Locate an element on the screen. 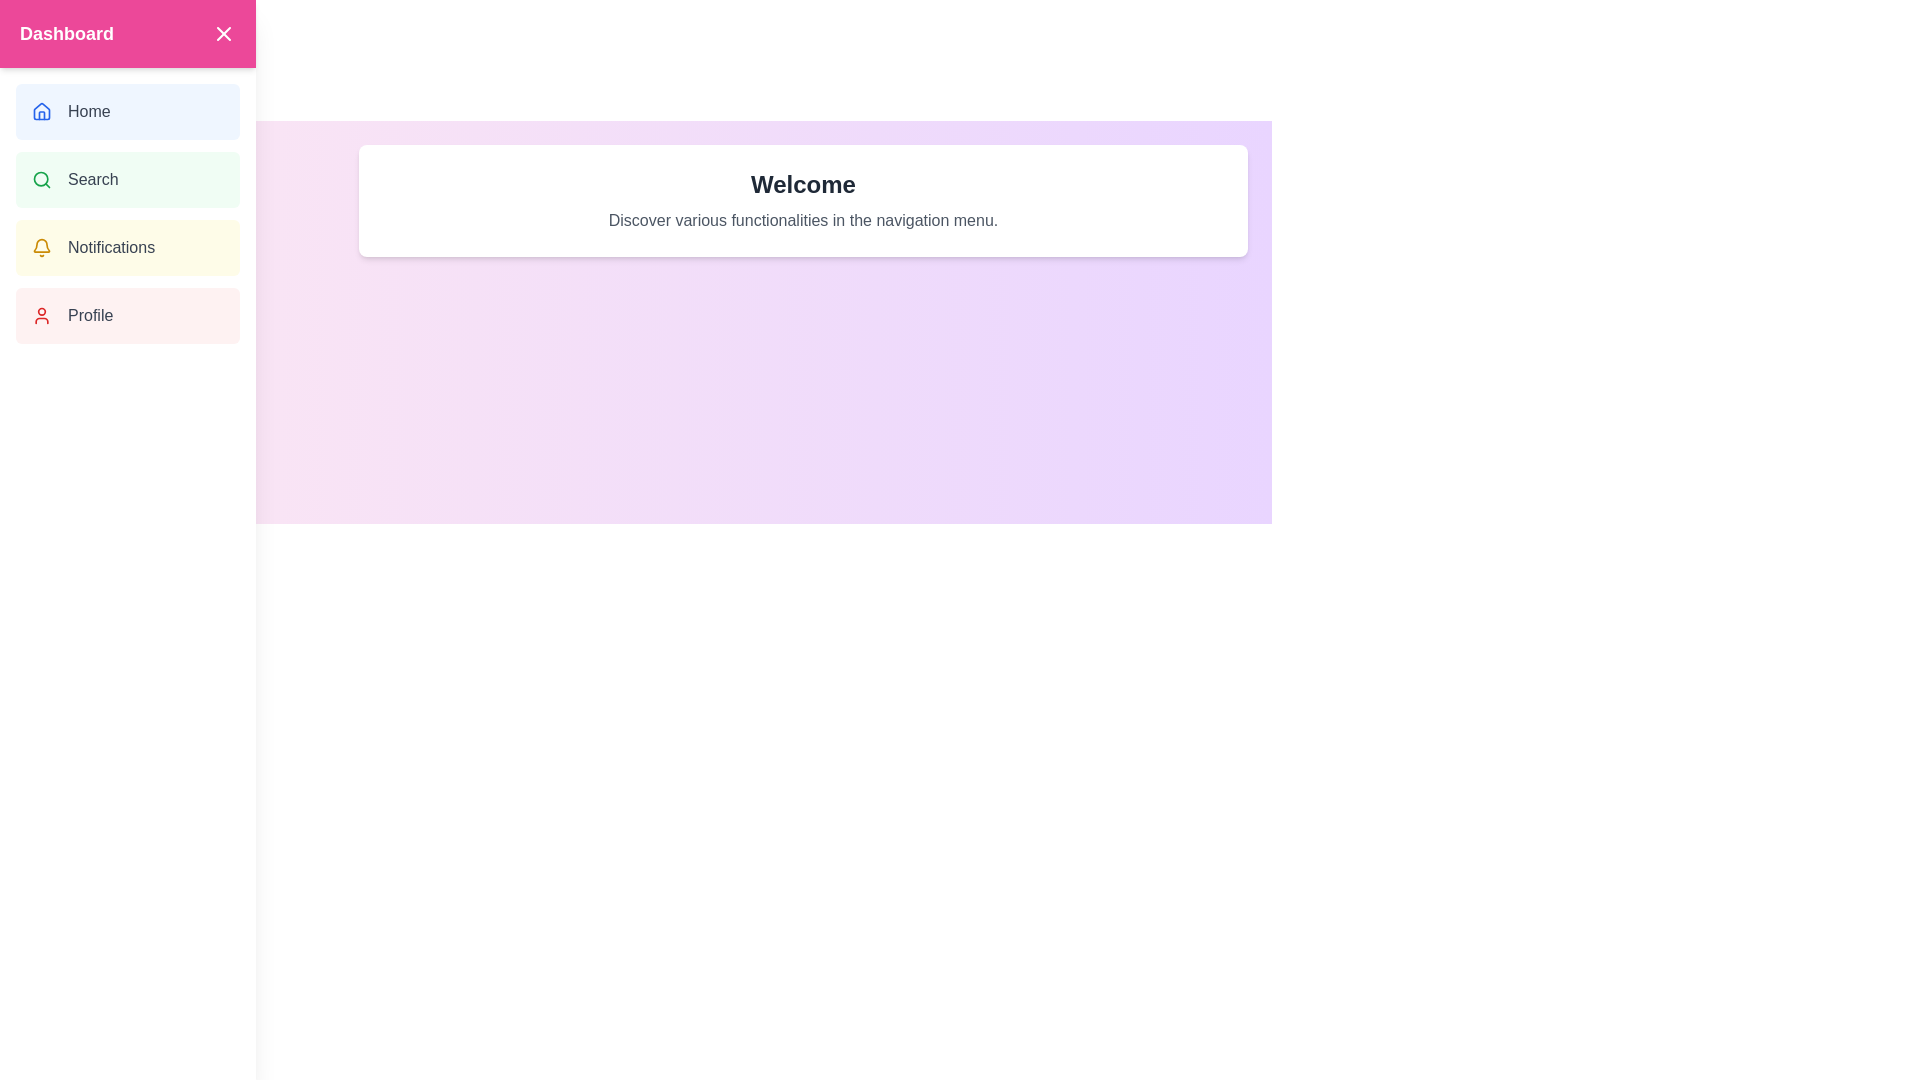 This screenshot has height=1080, width=1920. the 'Home' text label in gray font color, which is part of the first menu item in the vertical navigation bar, located to the right of the blue house icon is located at coordinates (88, 111).